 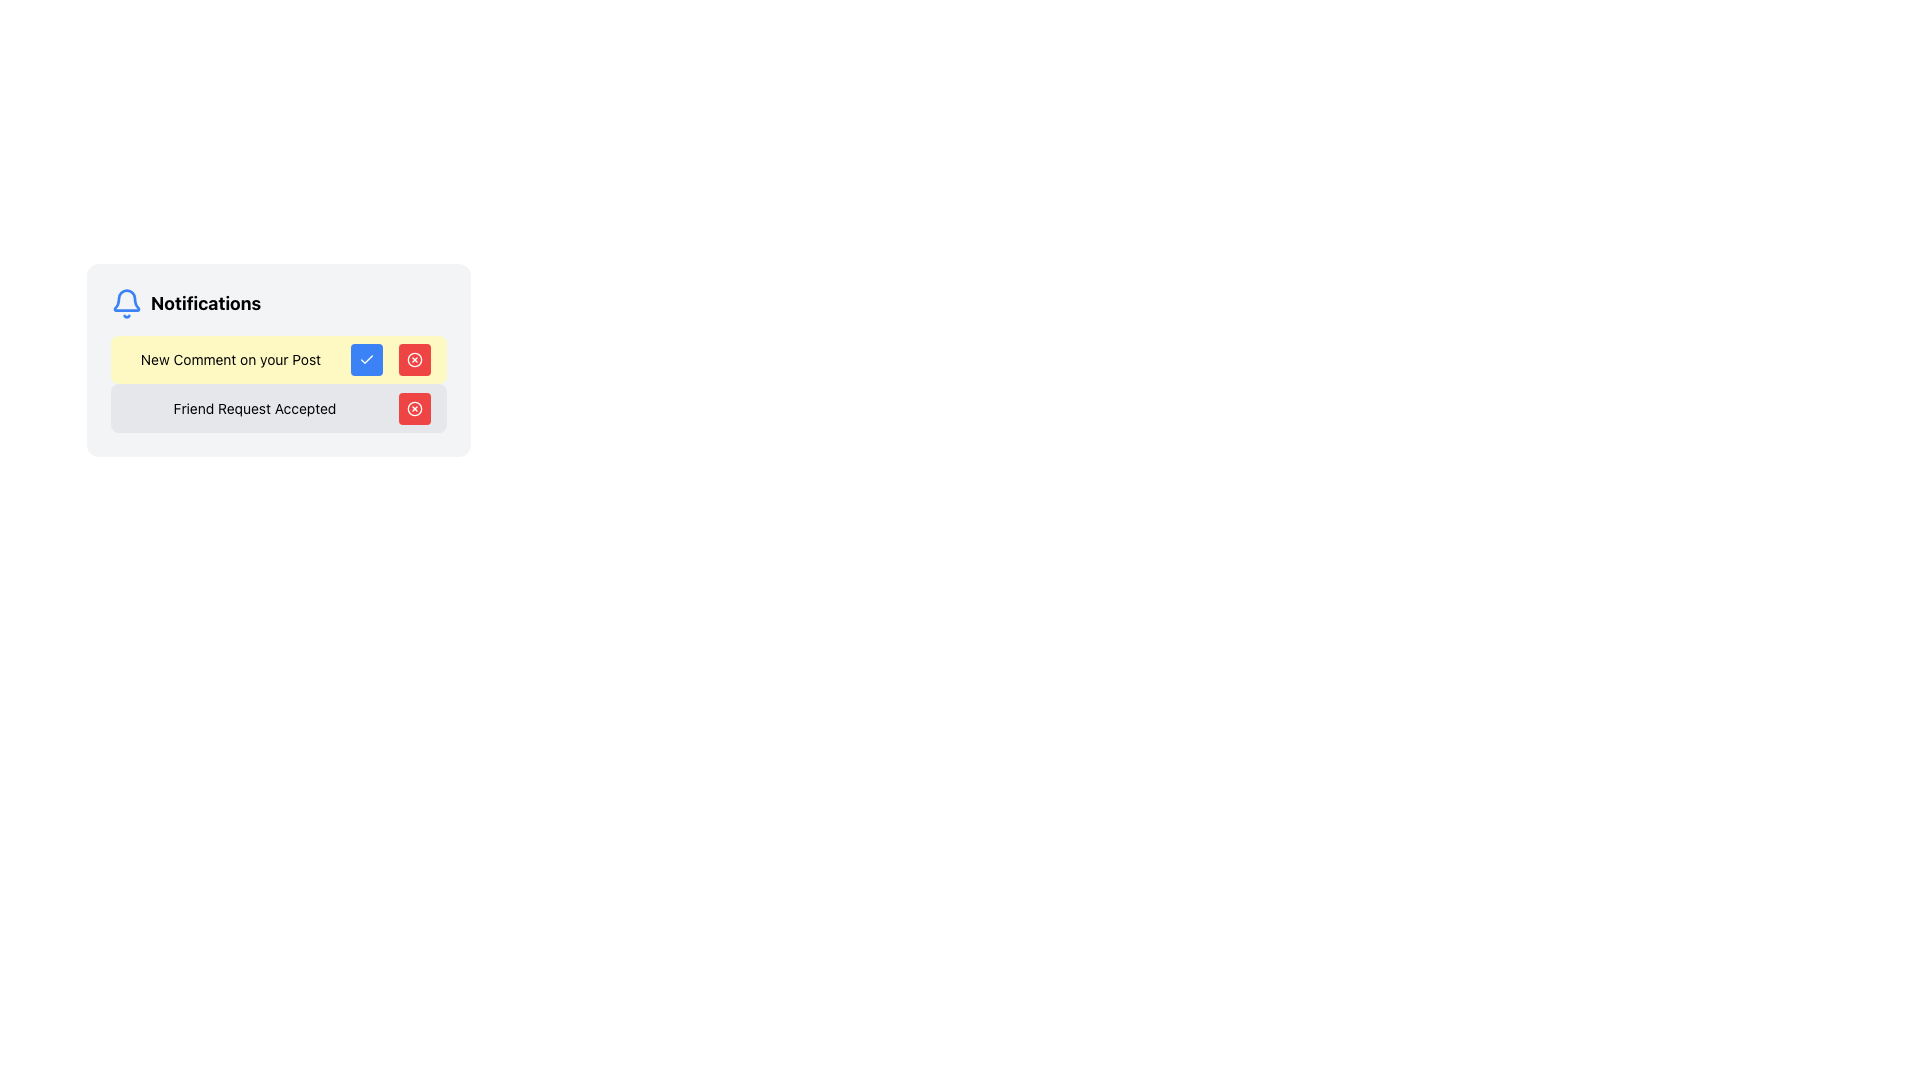 What do you see at coordinates (206, 304) in the screenshot?
I see `the 'Notifications' text label, which is bold and large, located to the right of a bell icon at the top of the notification panel` at bounding box center [206, 304].